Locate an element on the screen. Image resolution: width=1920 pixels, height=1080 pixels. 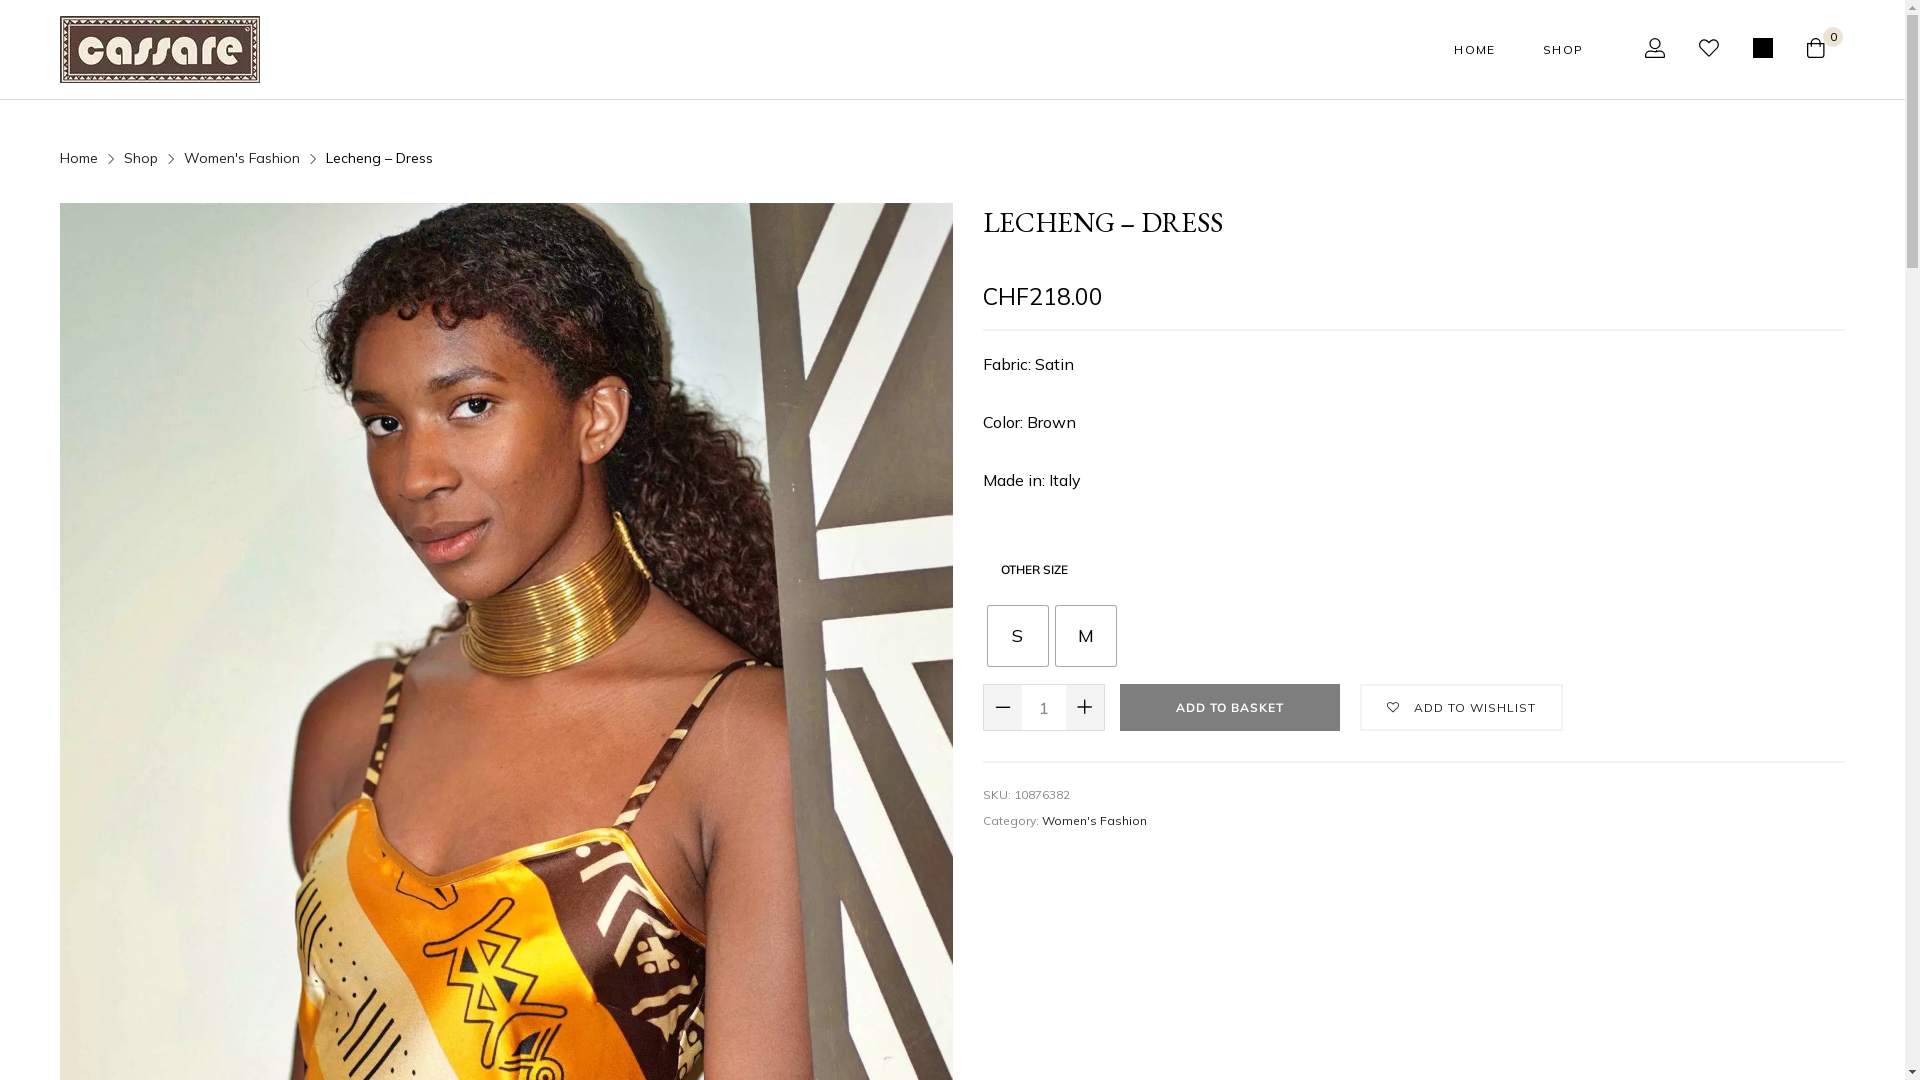
'Women's Fashion' is located at coordinates (1093, 820).